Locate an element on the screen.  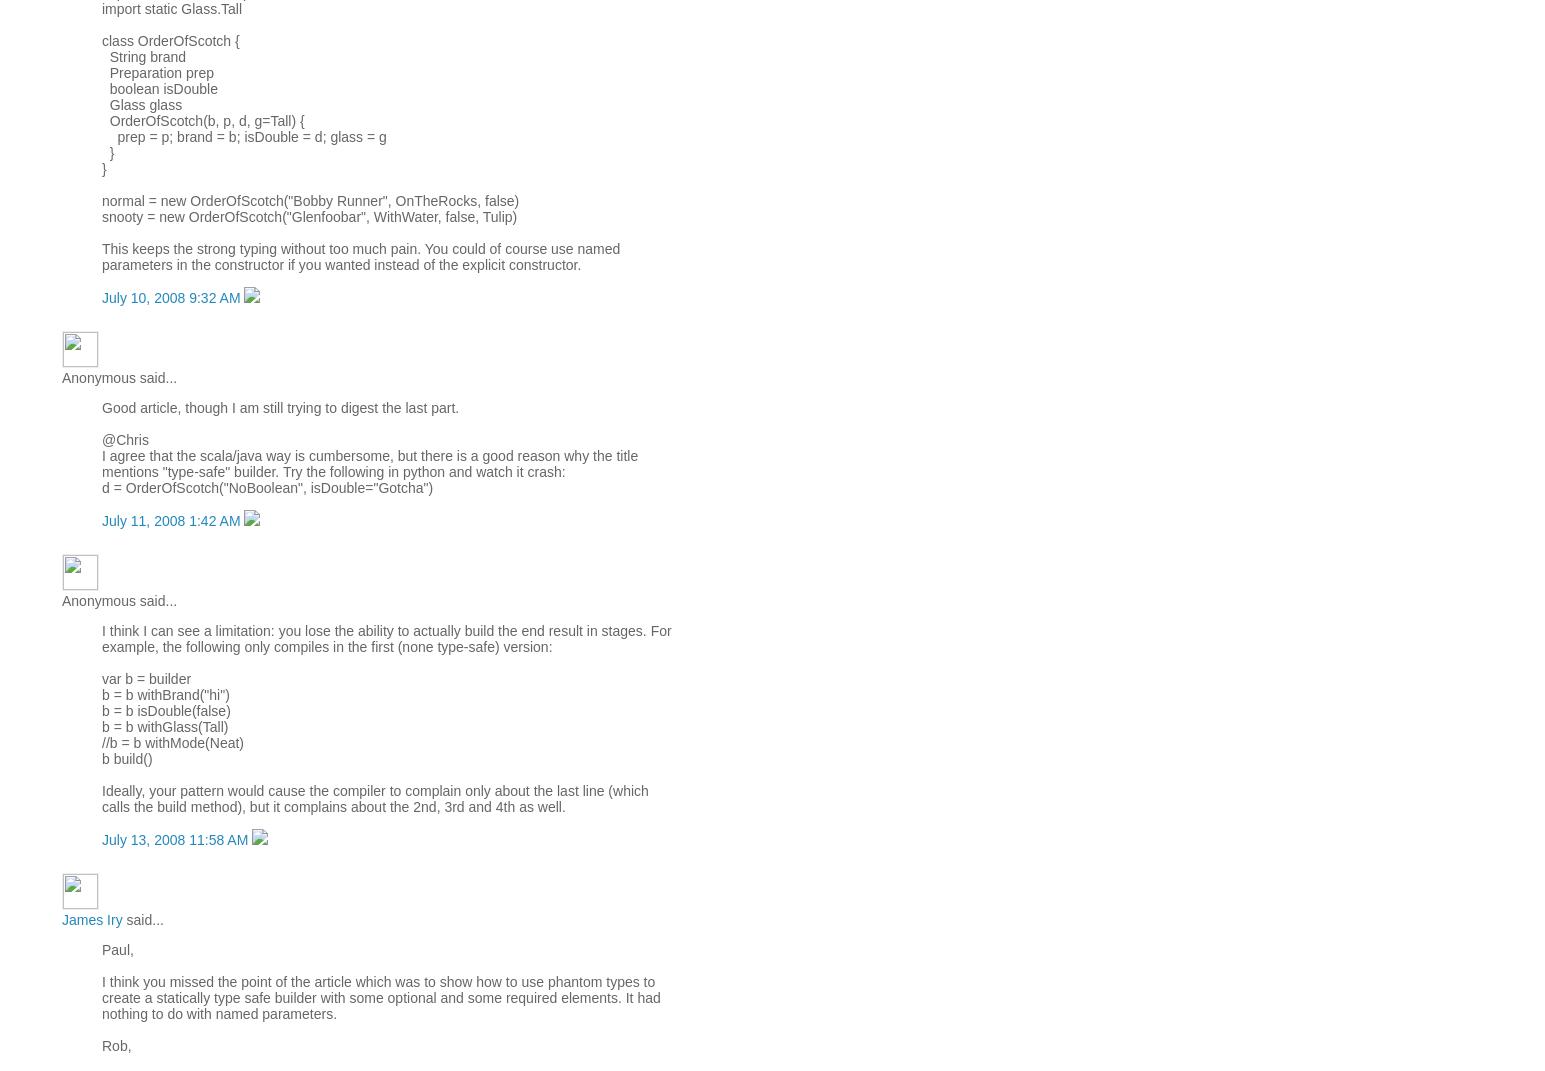
'Glass glass' is located at coordinates (140, 104).